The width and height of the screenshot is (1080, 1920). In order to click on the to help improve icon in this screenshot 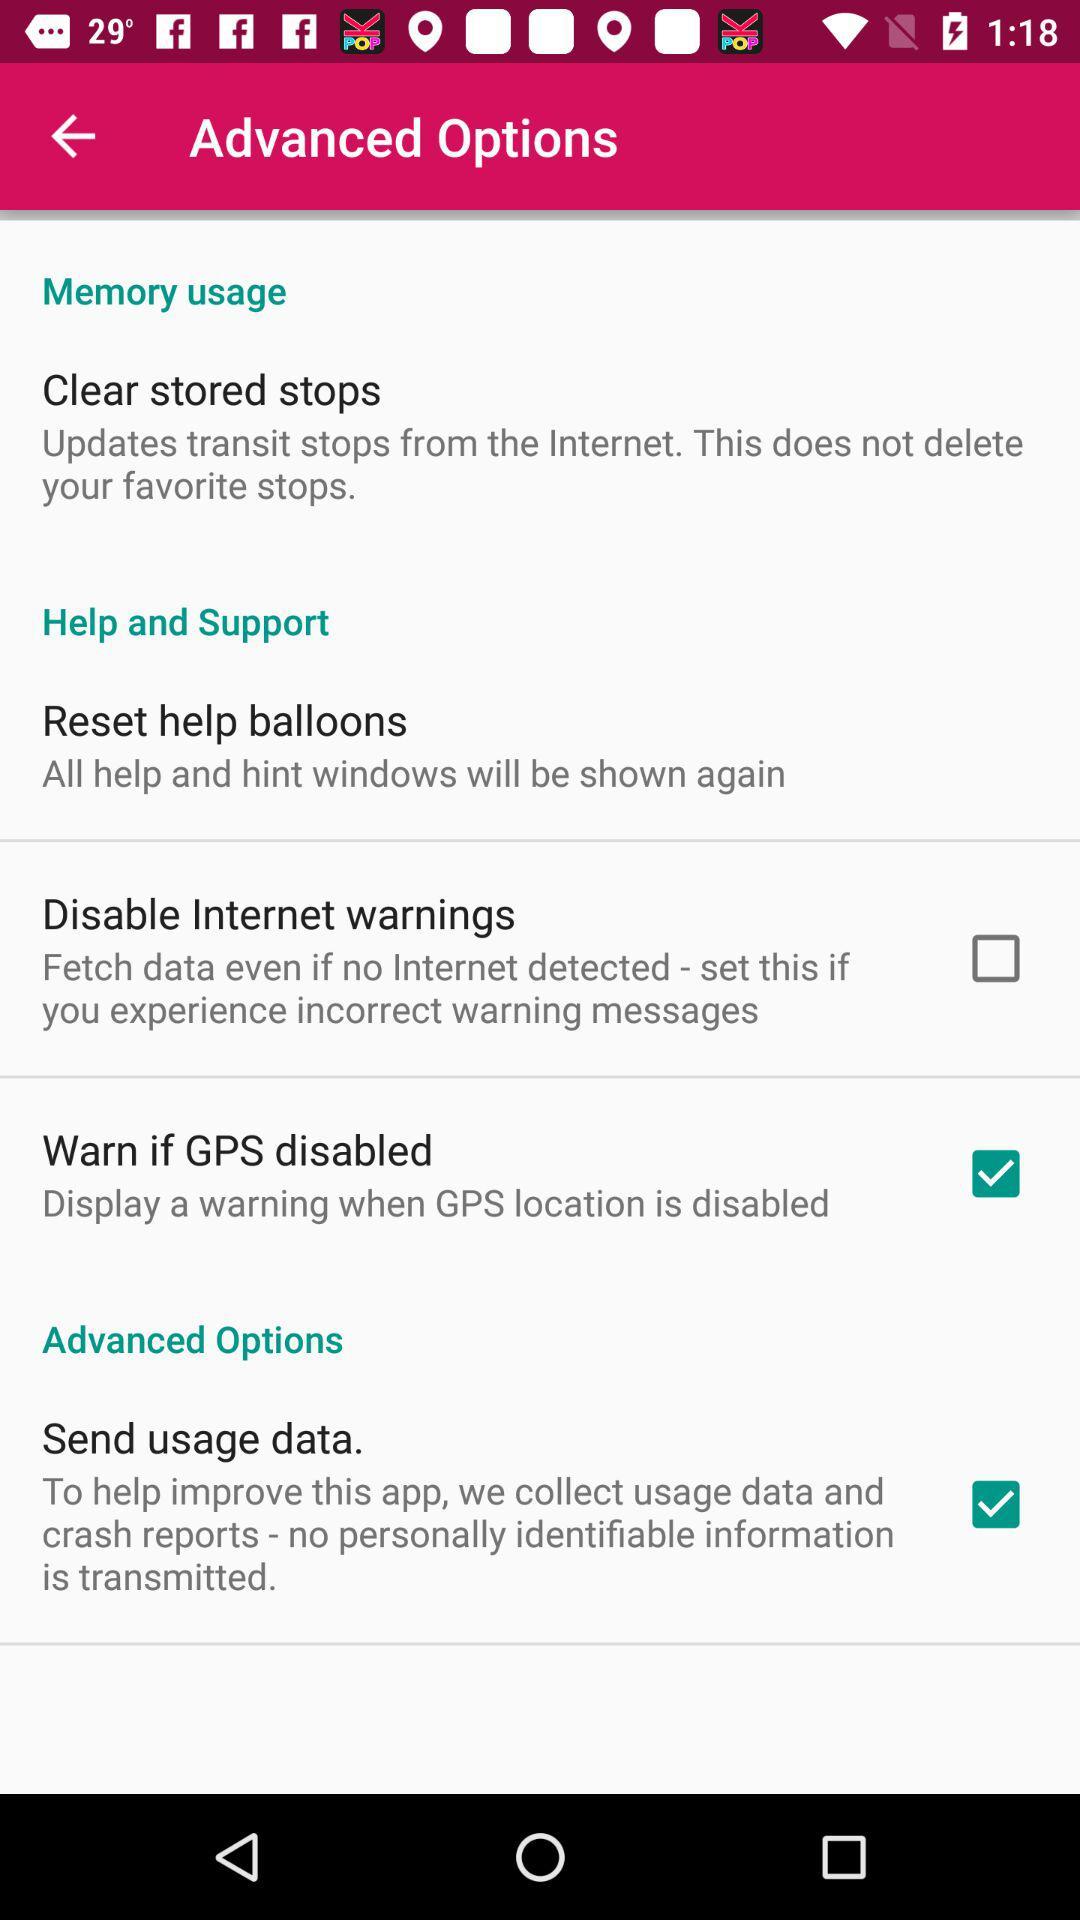, I will do `click(477, 1531)`.